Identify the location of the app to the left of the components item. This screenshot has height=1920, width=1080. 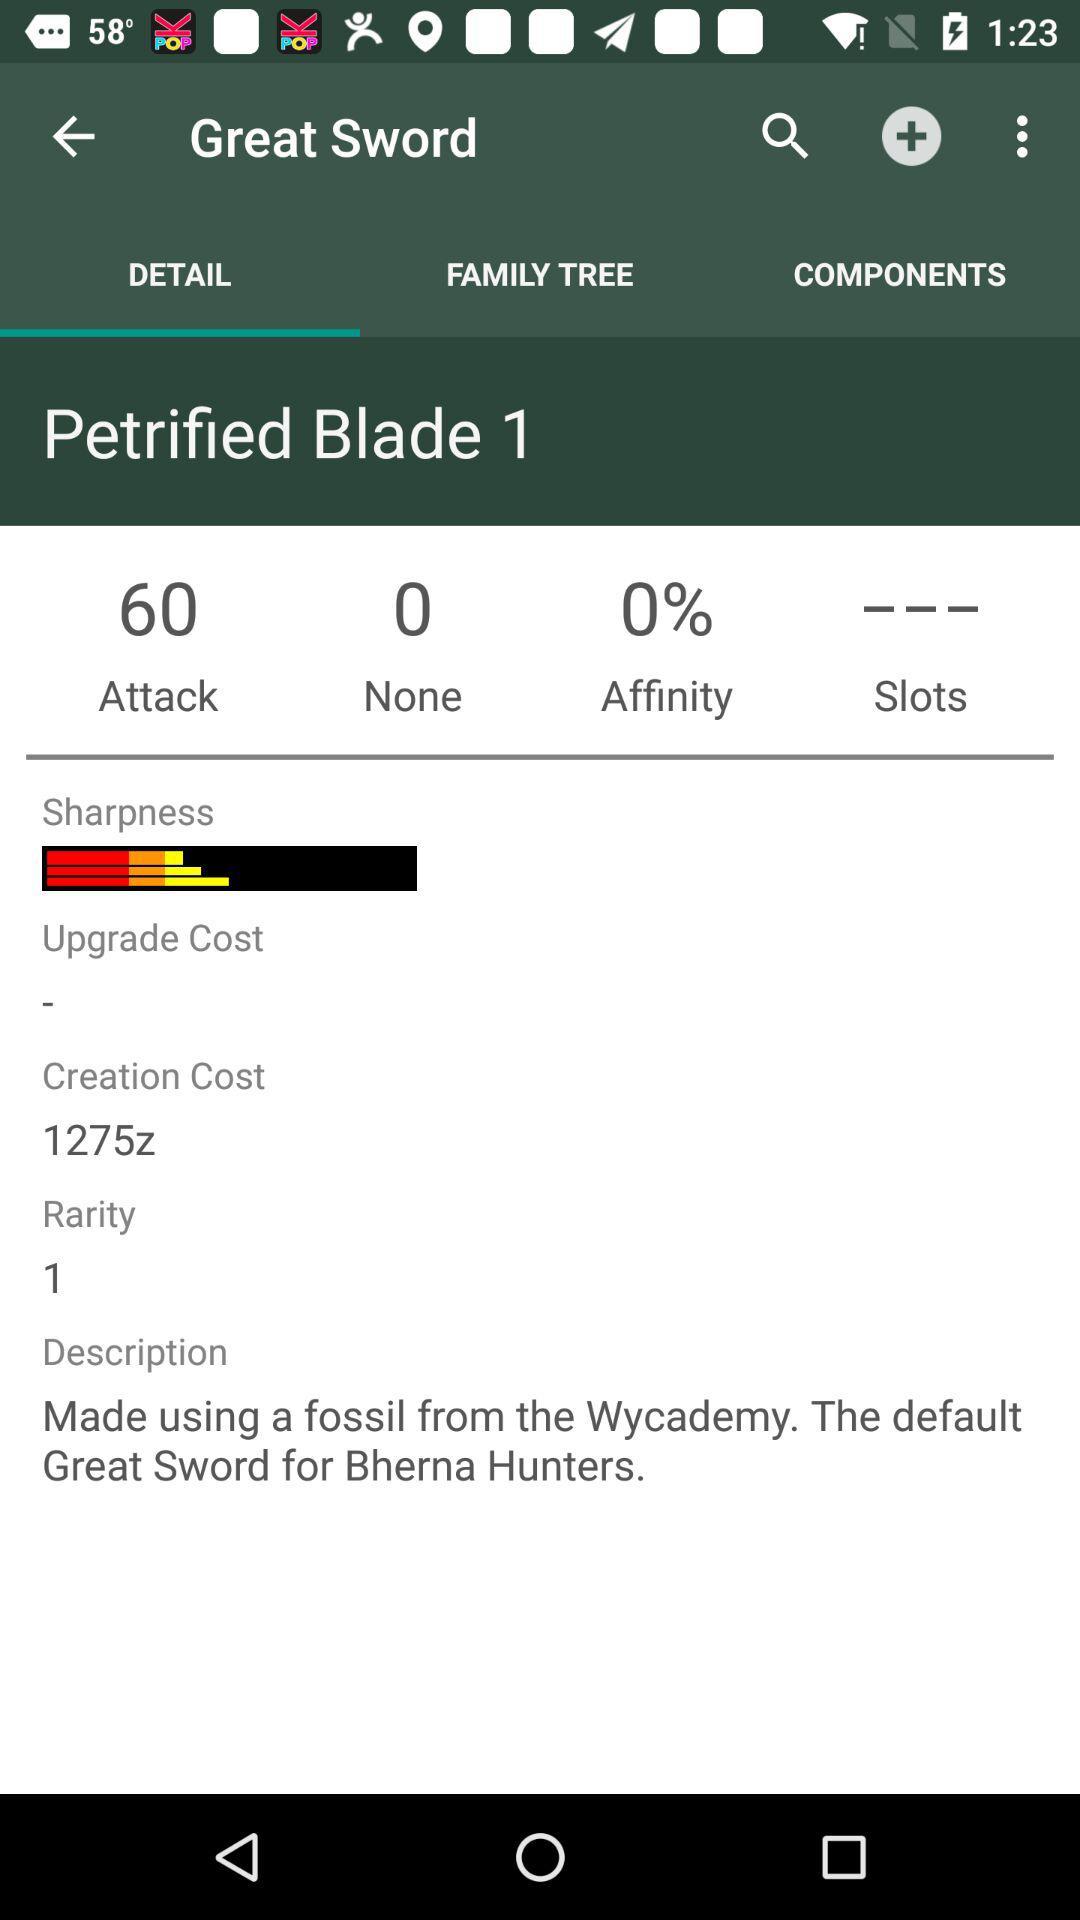
(540, 272).